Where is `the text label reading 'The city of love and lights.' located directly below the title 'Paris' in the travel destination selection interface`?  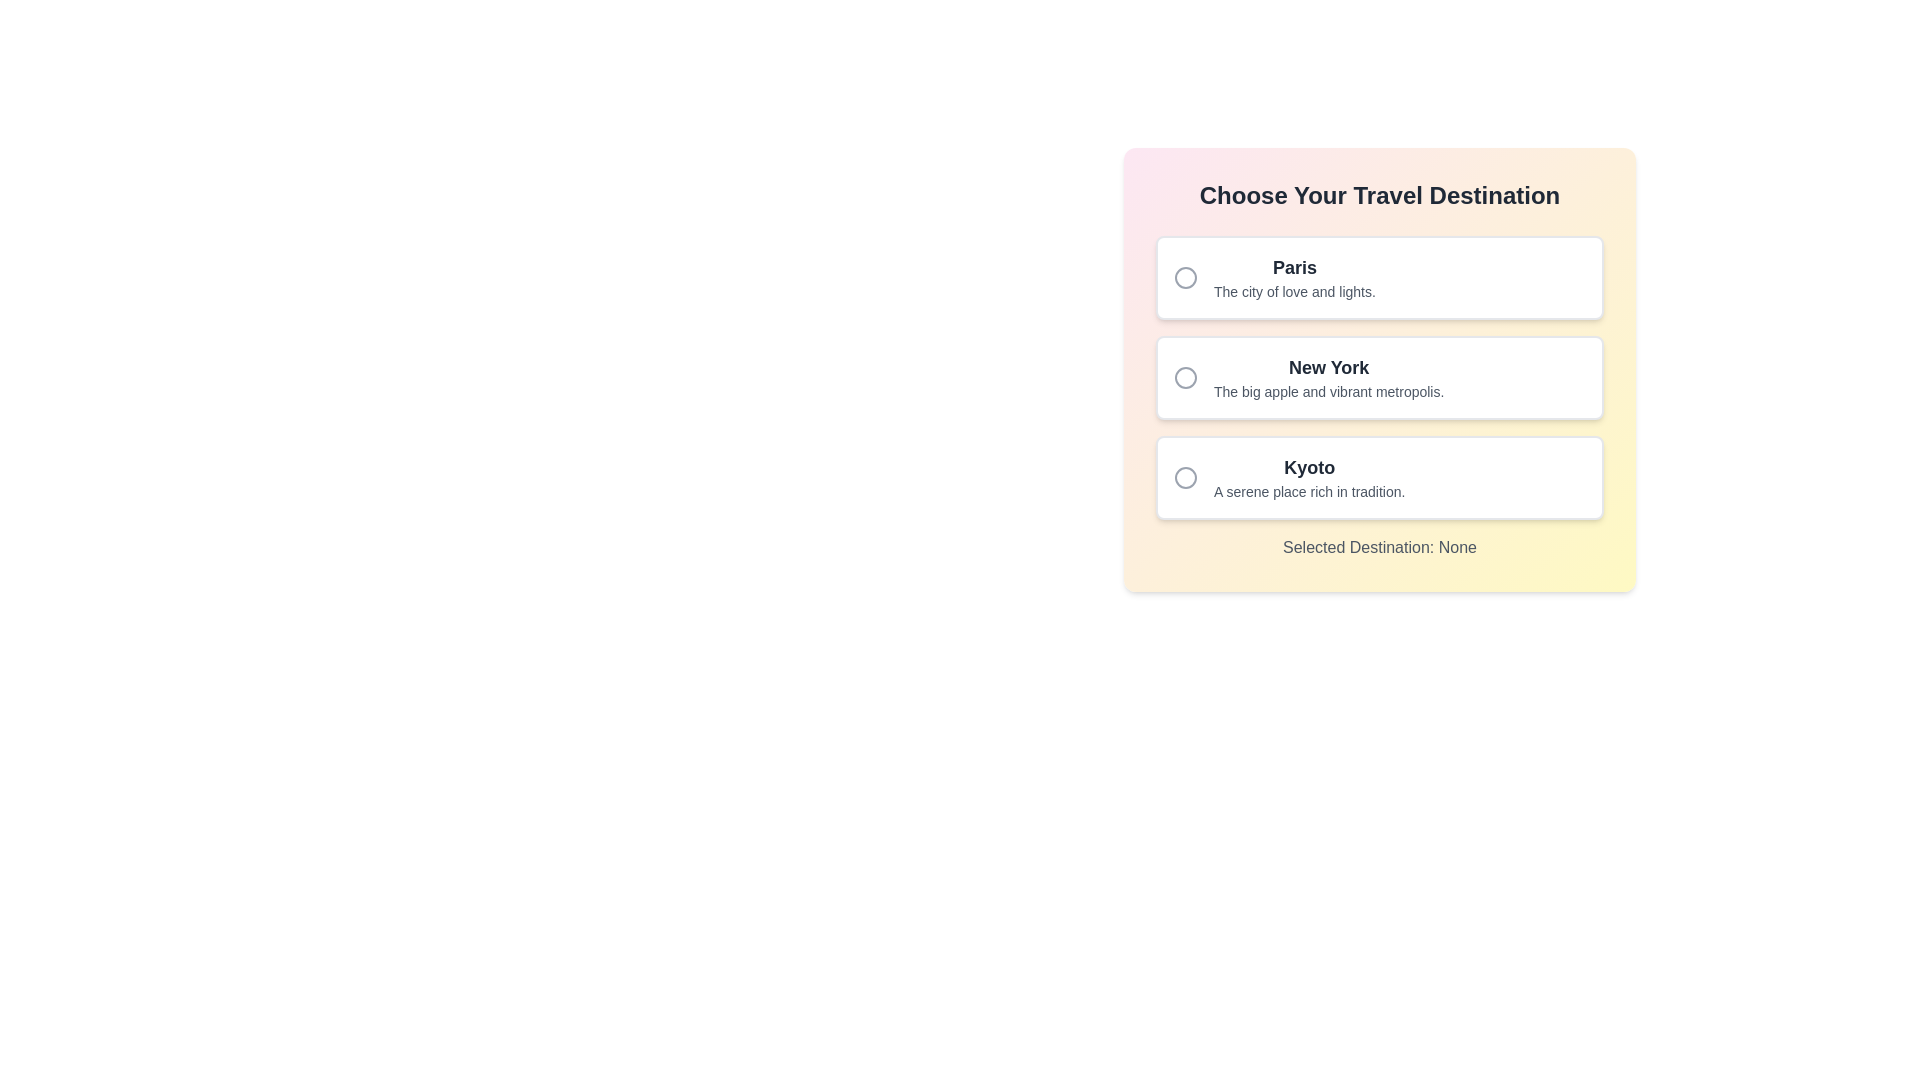
the text label reading 'The city of love and lights.' located directly below the title 'Paris' in the travel destination selection interface is located at coordinates (1294, 292).